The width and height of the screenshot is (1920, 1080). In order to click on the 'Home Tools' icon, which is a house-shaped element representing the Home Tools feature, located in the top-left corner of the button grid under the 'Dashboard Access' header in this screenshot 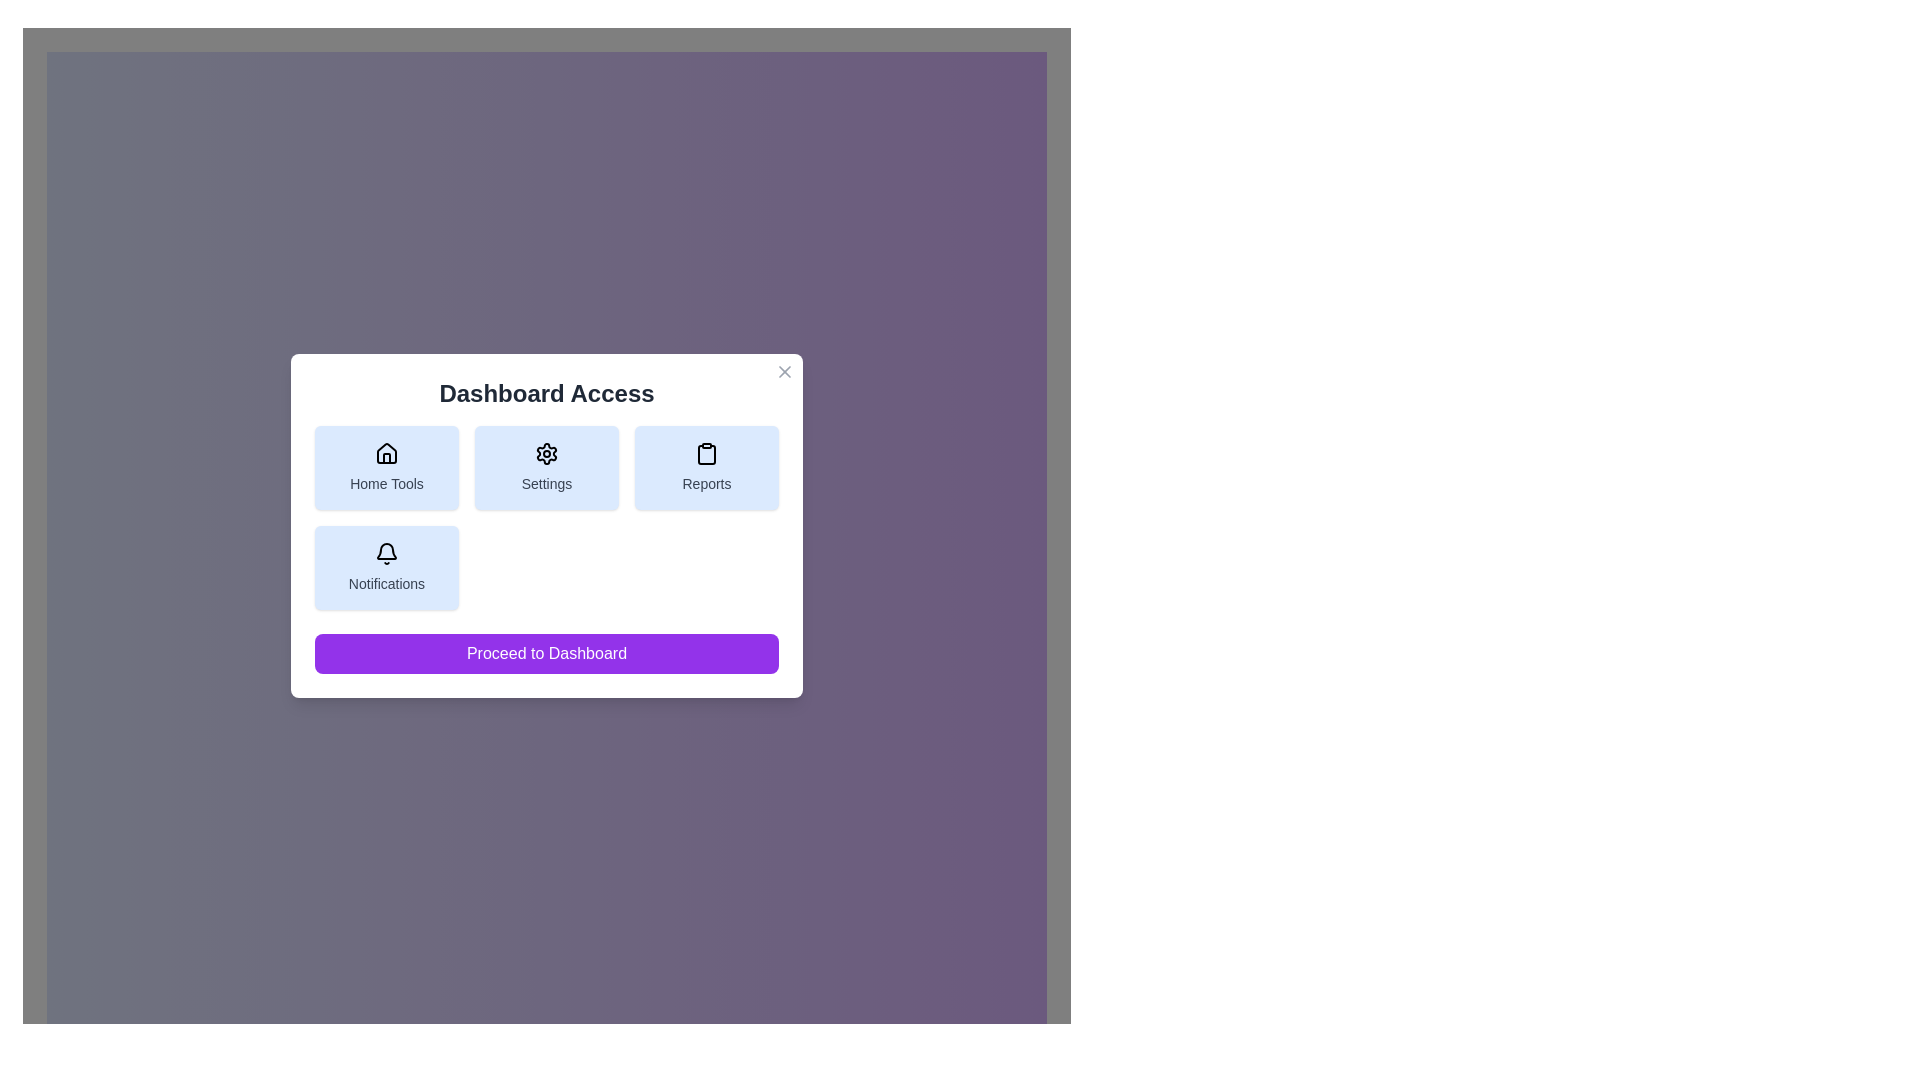, I will do `click(387, 452)`.